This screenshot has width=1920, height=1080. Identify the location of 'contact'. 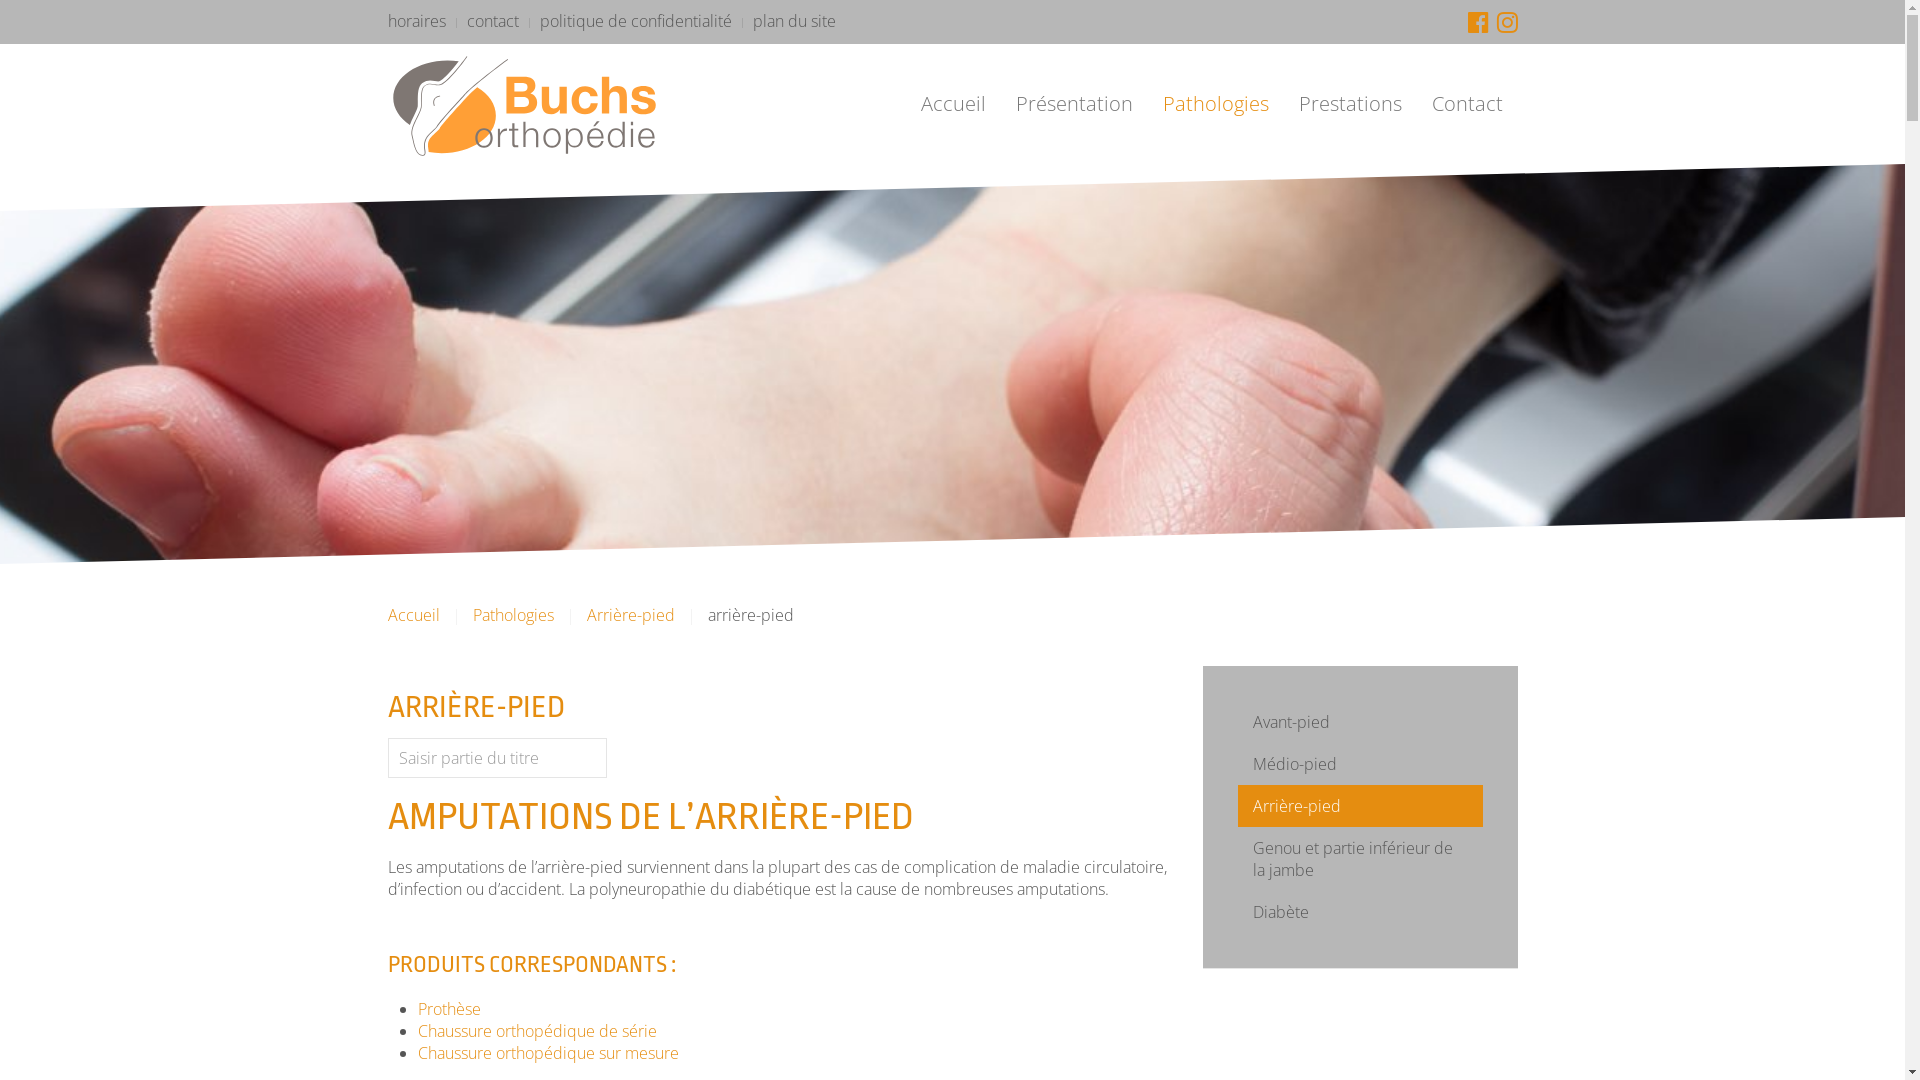
(491, 20).